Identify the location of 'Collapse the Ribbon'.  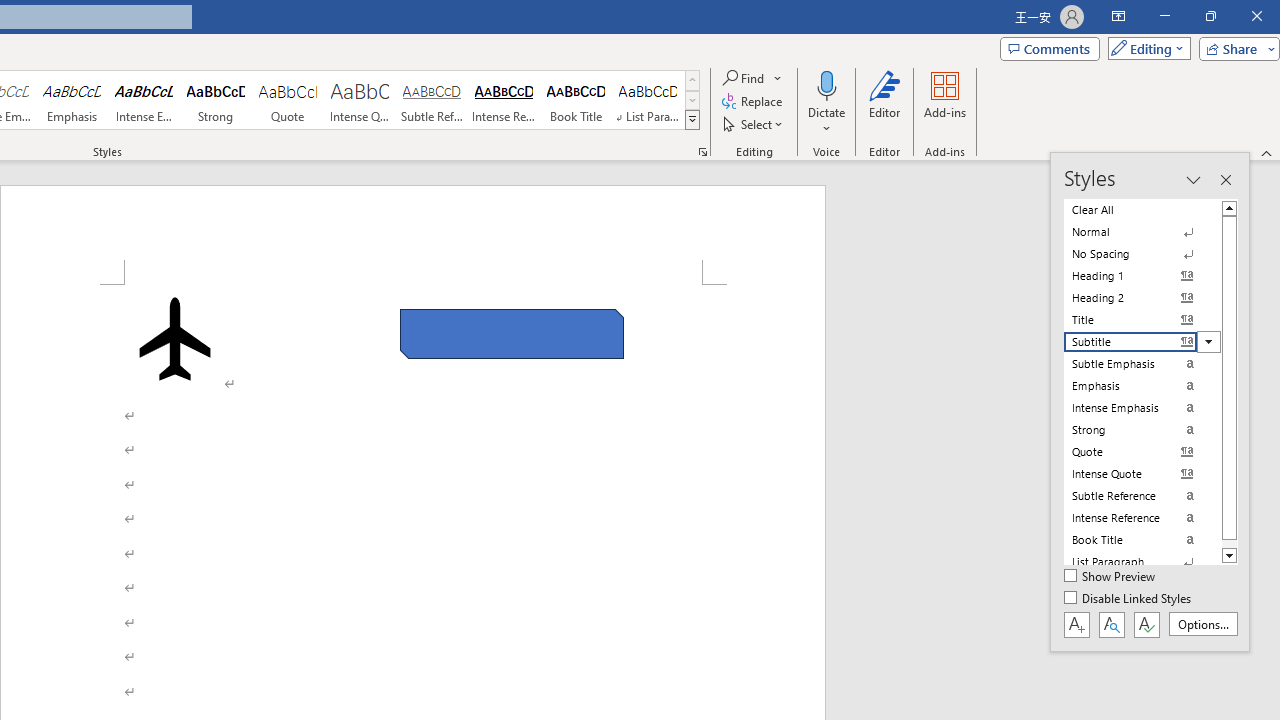
(1266, 152).